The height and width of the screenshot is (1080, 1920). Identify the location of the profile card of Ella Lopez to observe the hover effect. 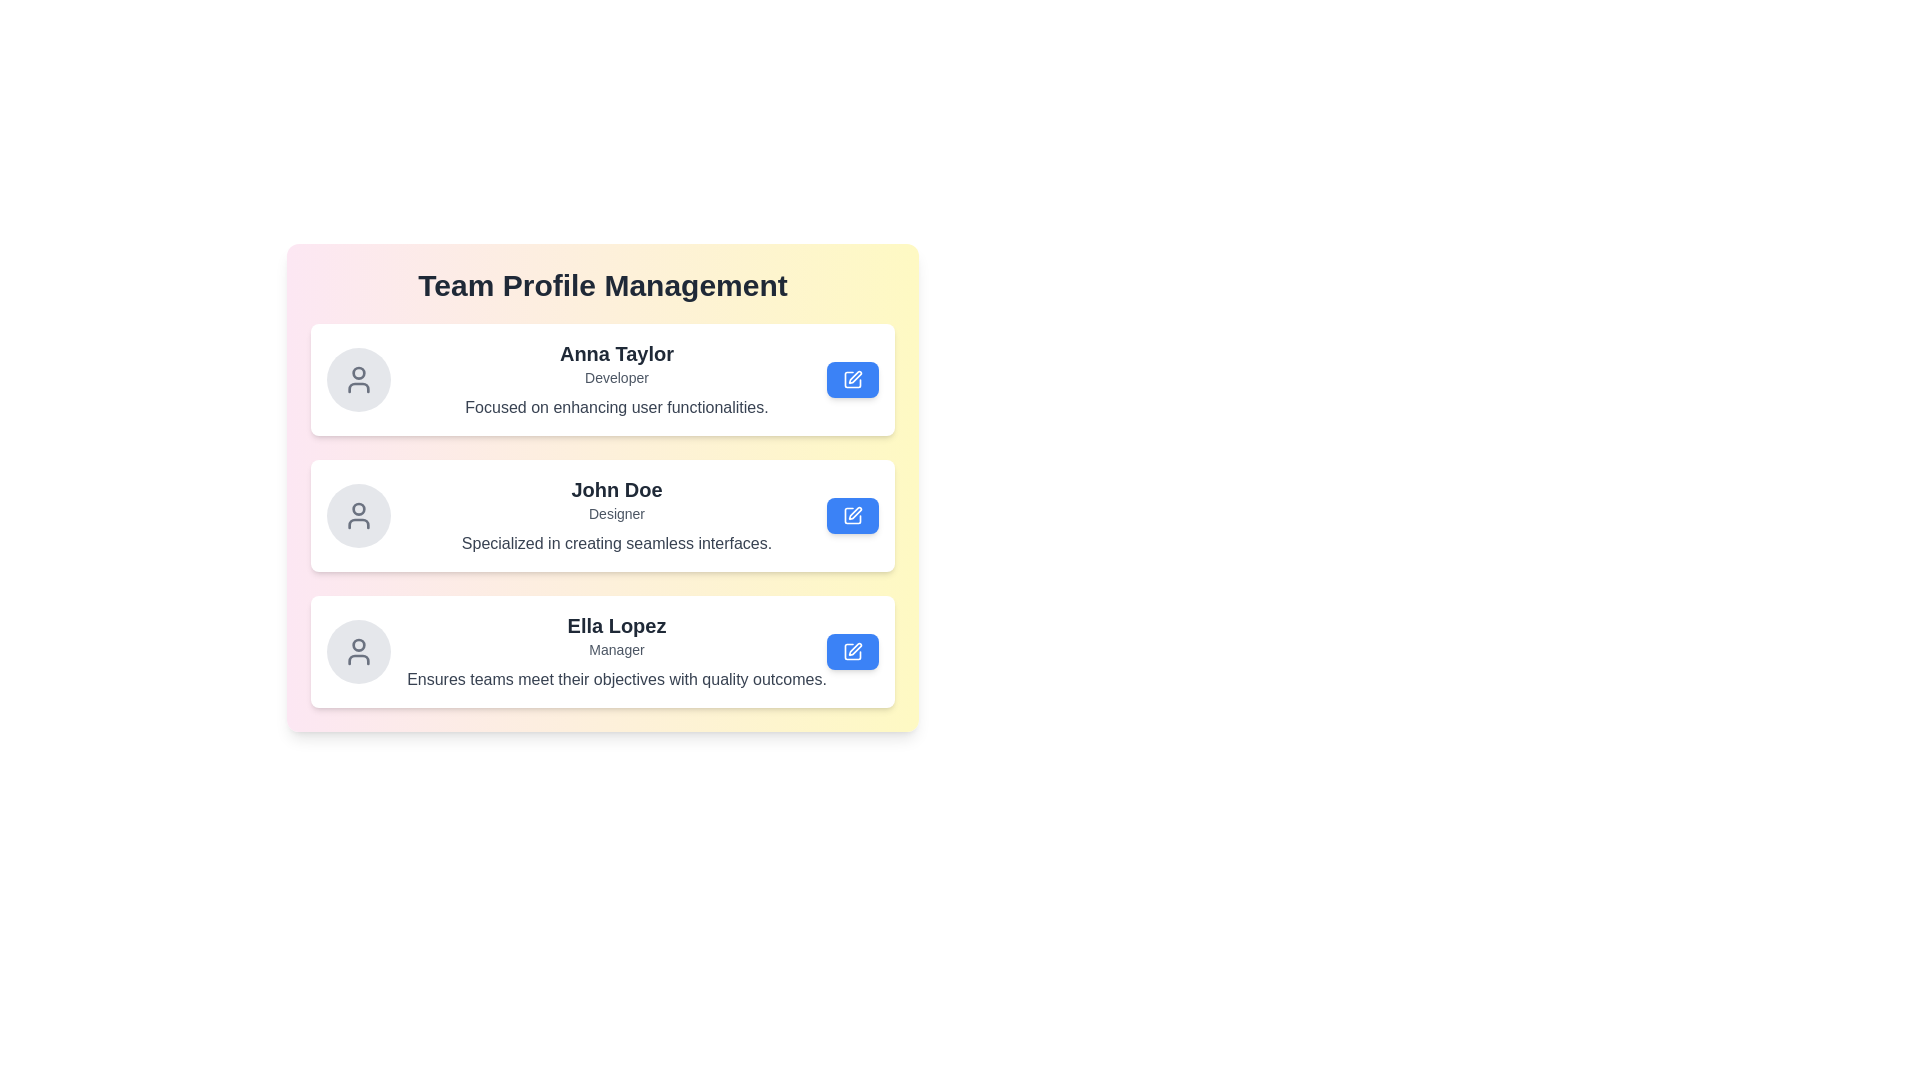
(602, 651).